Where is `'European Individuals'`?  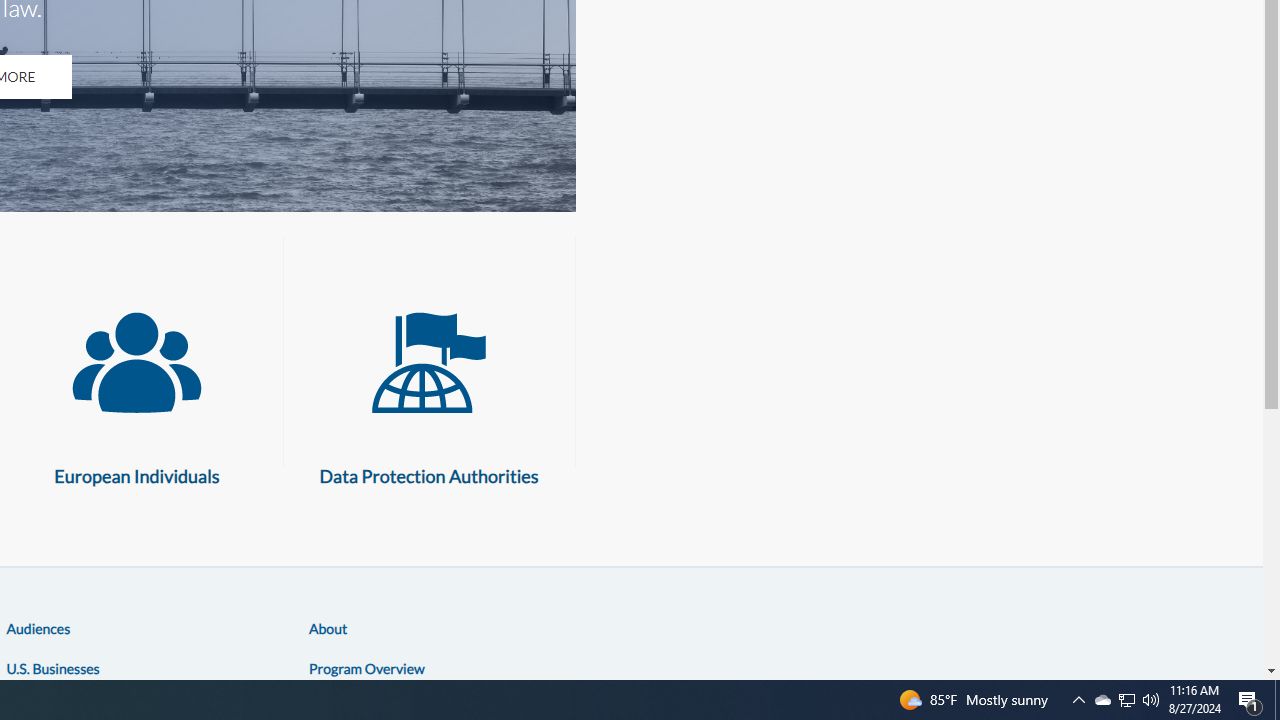
'European Individuals' is located at coordinates (135, 363).